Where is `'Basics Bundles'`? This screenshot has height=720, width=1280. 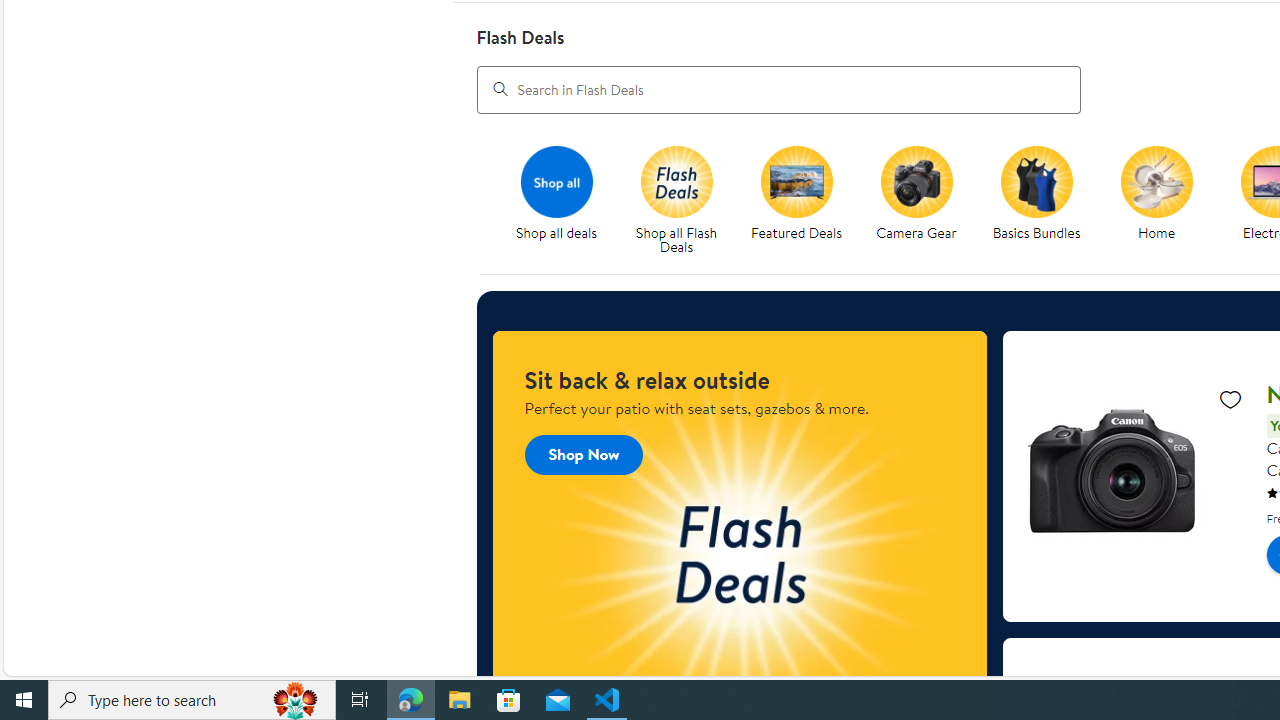 'Basics Bundles' is located at coordinates (1043, 201).